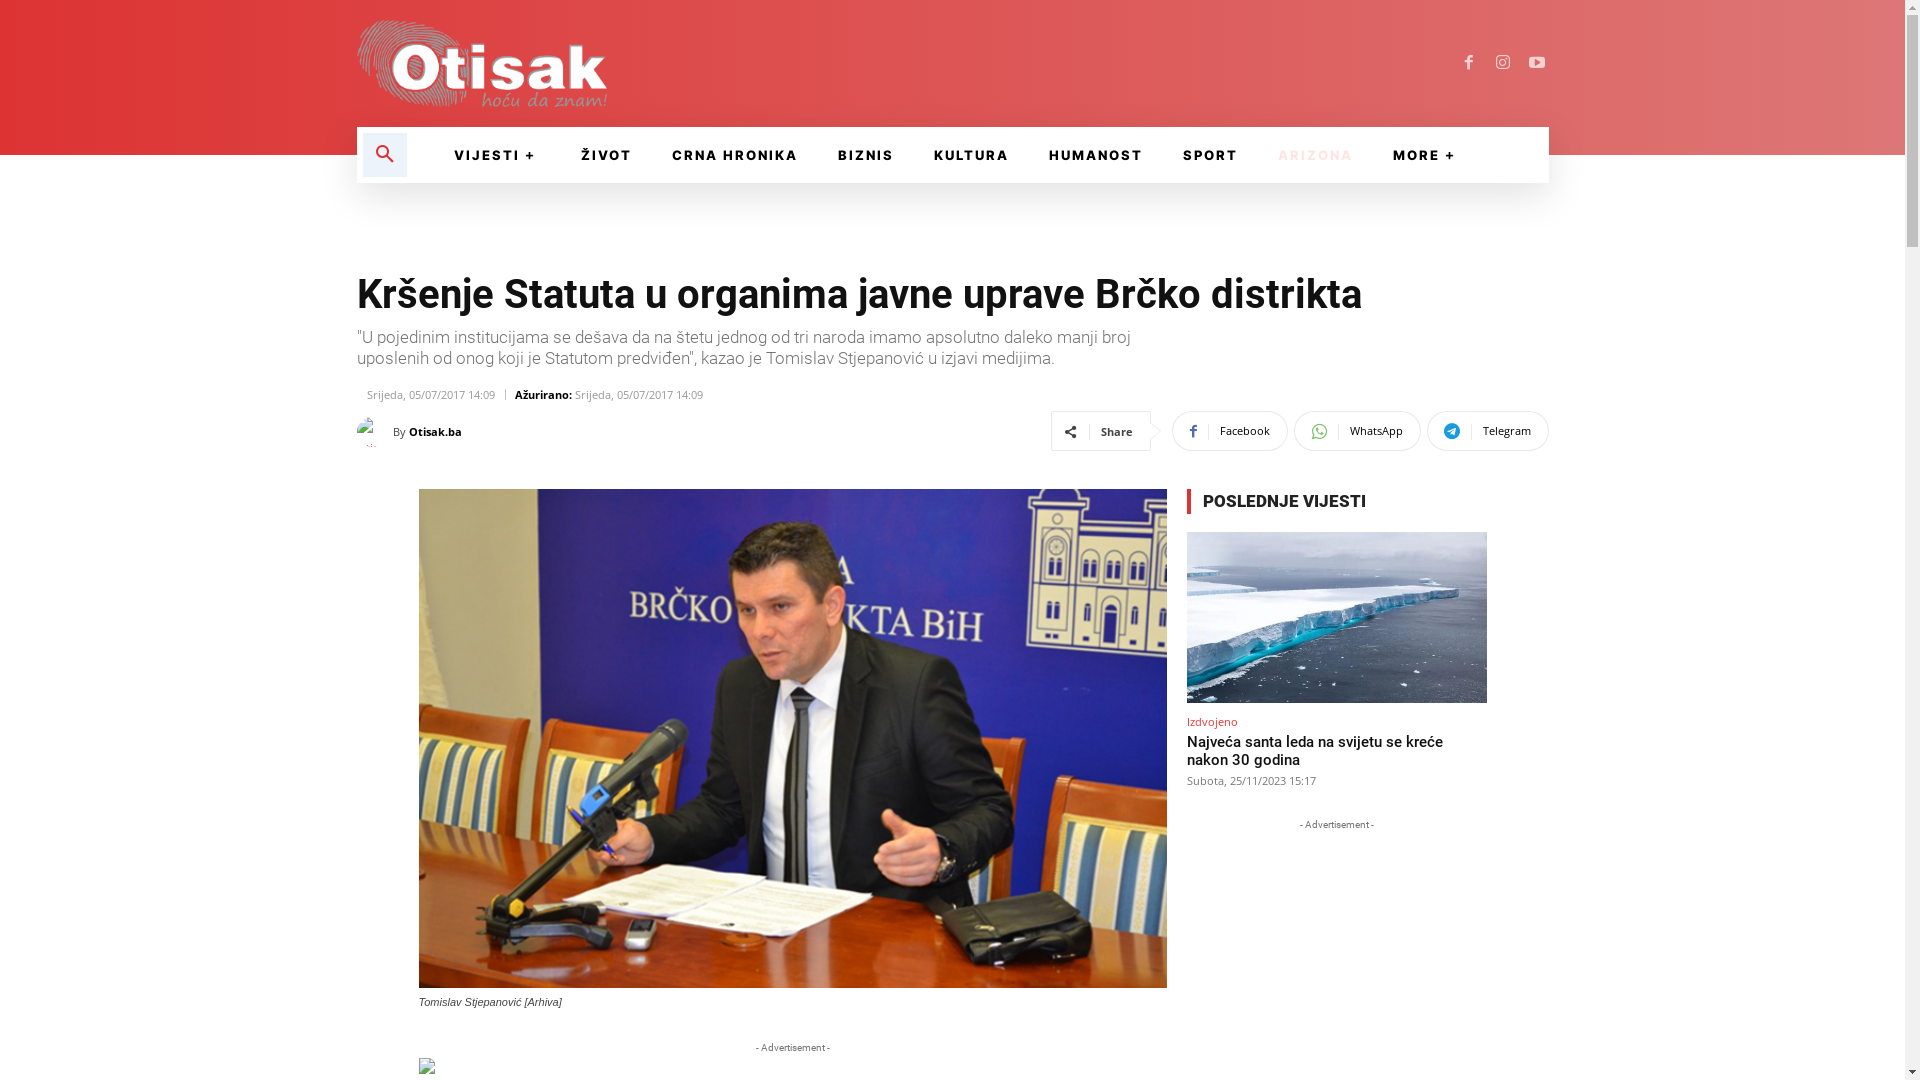 This screenshot has height=1080, width=1920. What do you see at coordinates (971, 153) in the screenshot?
I see `'KULTURA'` at bounding box center [971, 153].